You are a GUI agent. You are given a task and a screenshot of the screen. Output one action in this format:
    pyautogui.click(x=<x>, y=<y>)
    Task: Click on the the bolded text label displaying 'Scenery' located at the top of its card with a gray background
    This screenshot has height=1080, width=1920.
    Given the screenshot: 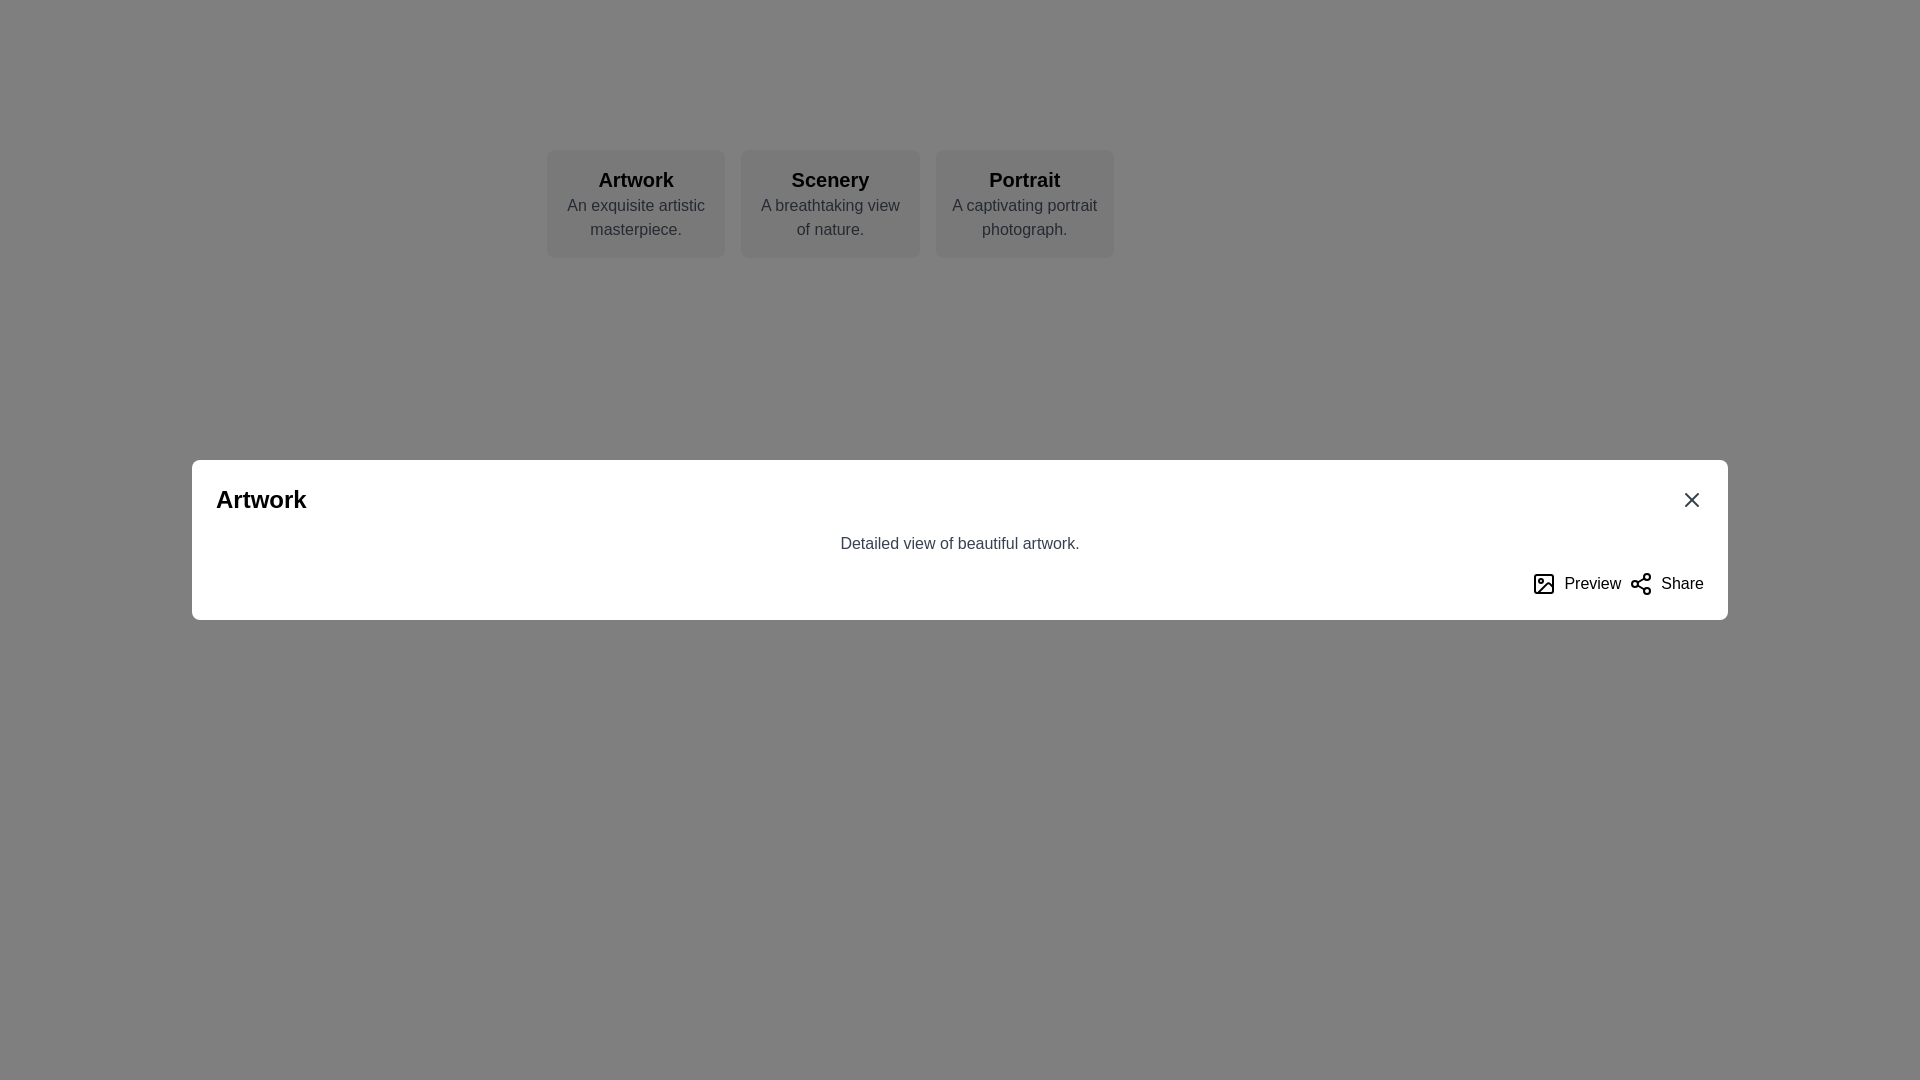 What is the action you would take?
    pyautogui.click(x=830, y=180)
    